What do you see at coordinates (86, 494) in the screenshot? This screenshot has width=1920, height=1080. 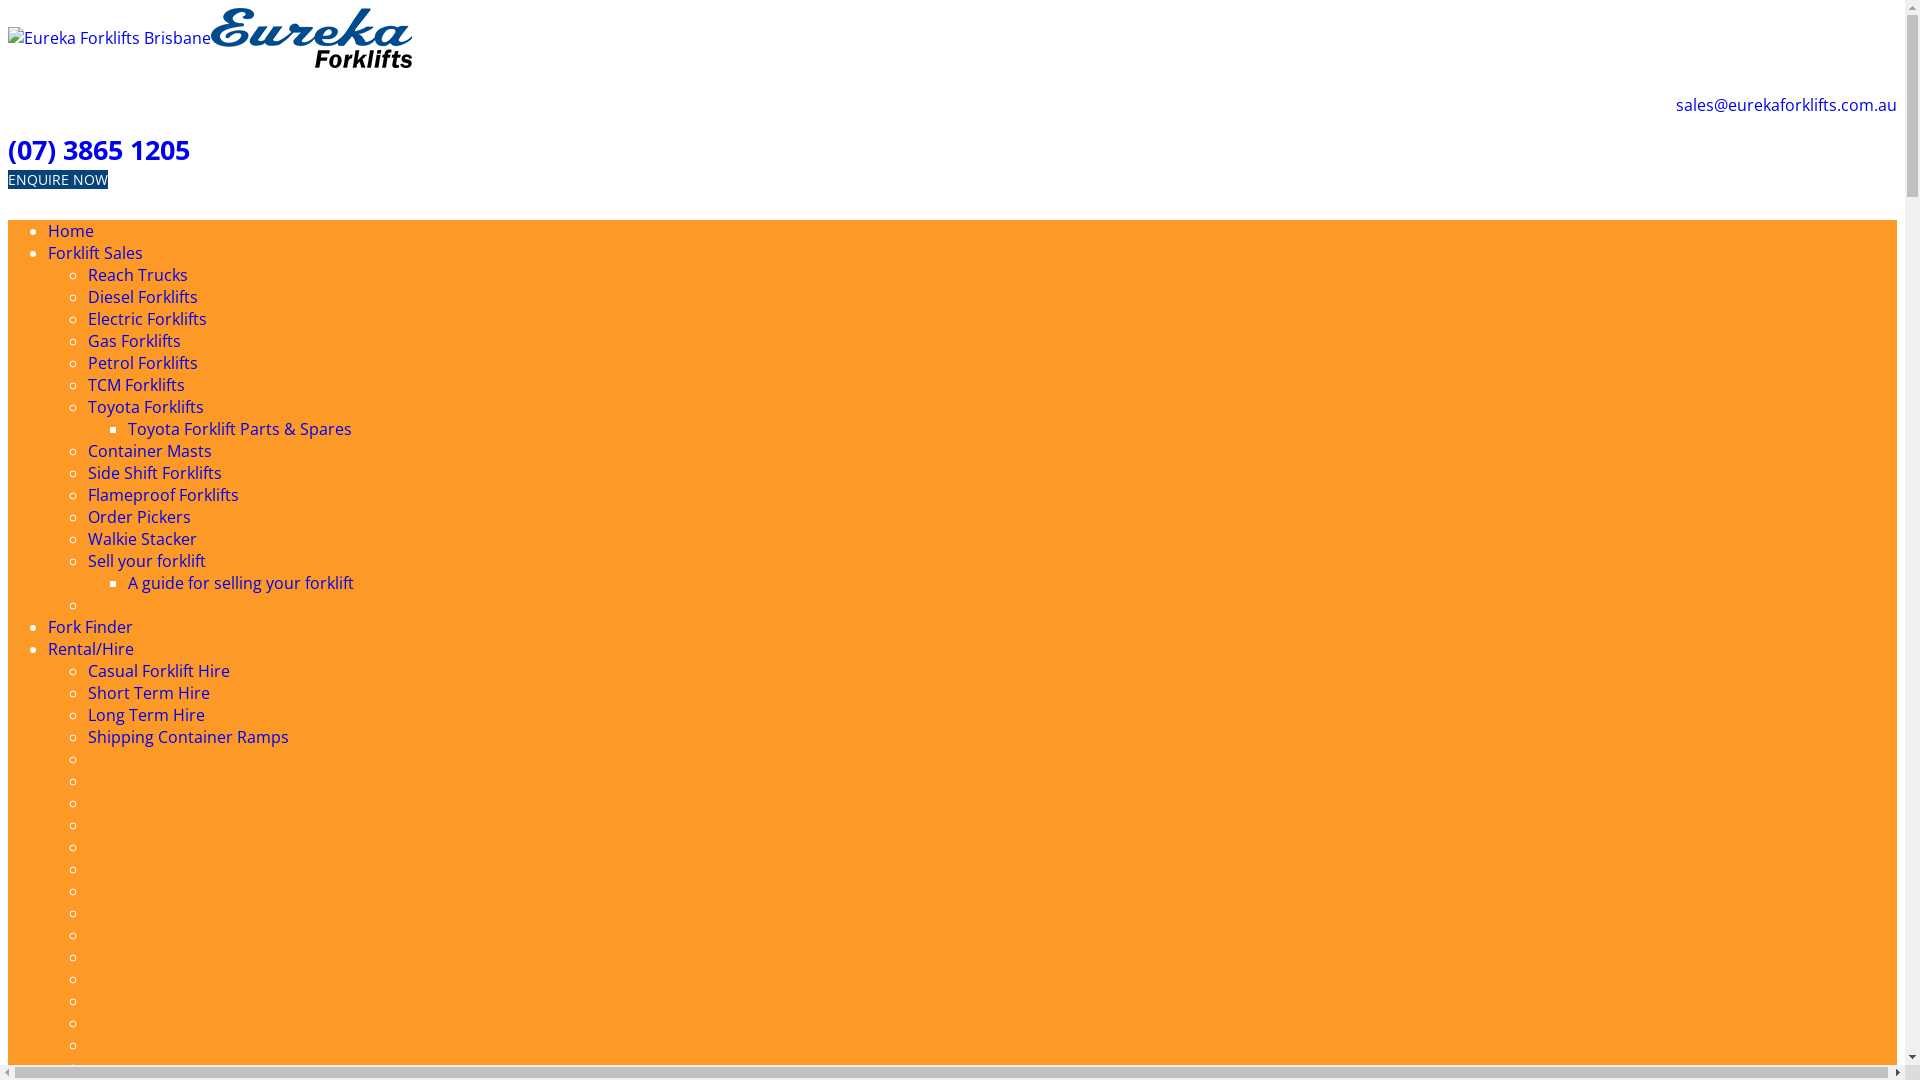 I see `'Flameproof Forklifts'` at bounding box center [86, 494].